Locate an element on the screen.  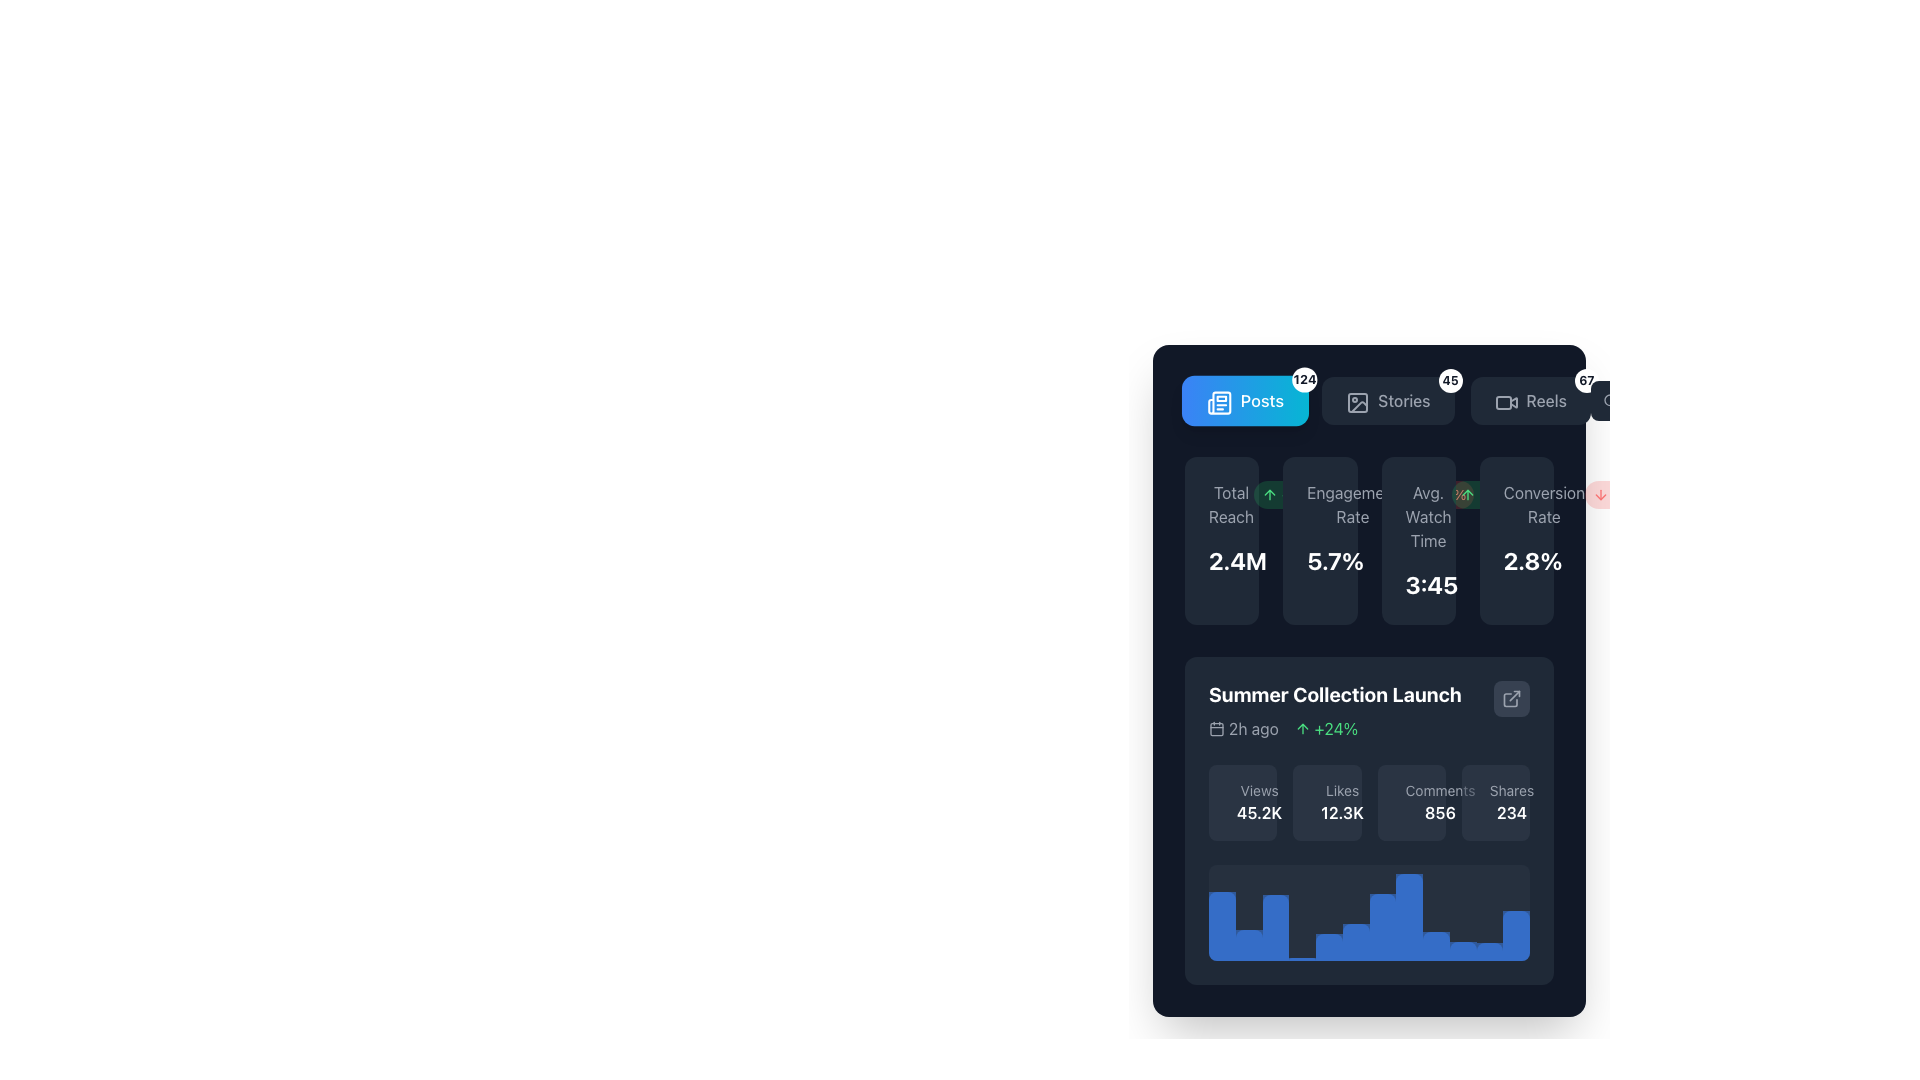
the static informational card that displays the average watch time statistic, positioned as the third card from the left in a grid layout, between the 'Engagement Rate' and 'Conversion Rate' cards is located at coordinates (1417, 540).